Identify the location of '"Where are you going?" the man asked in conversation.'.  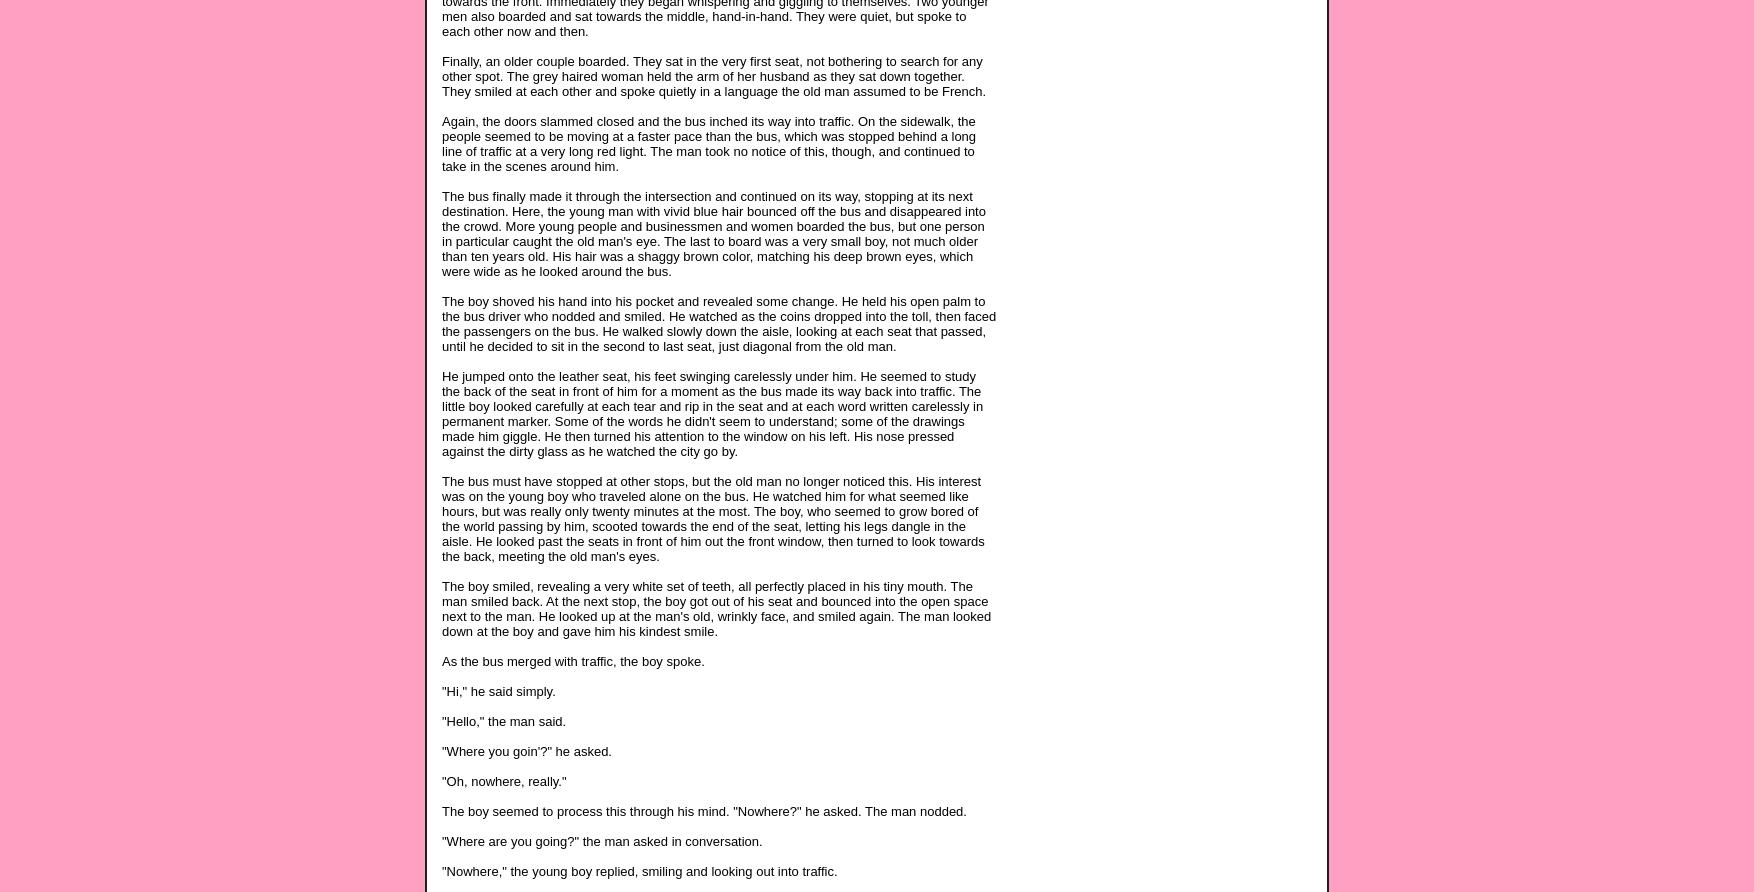
(601, 839).